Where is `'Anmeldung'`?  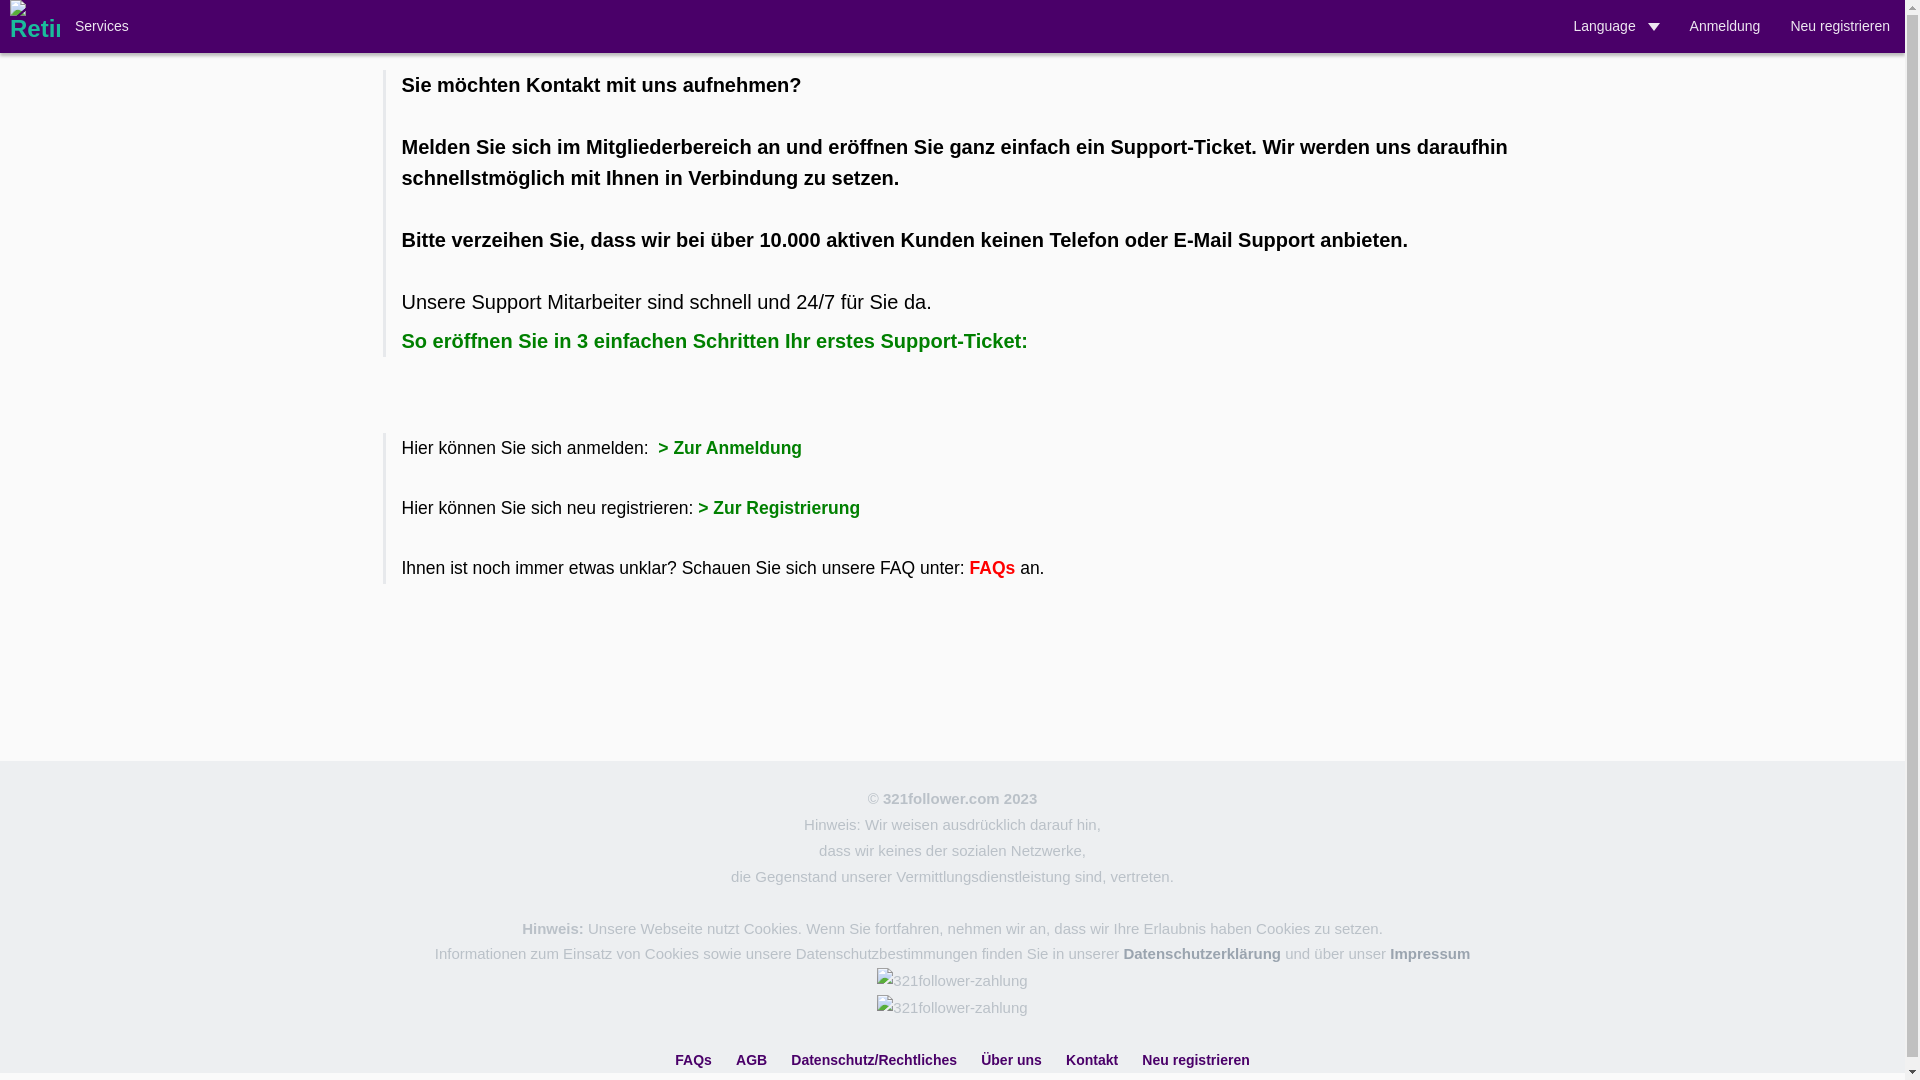
'Anmeldung' is located at coordinates (1675, 26).